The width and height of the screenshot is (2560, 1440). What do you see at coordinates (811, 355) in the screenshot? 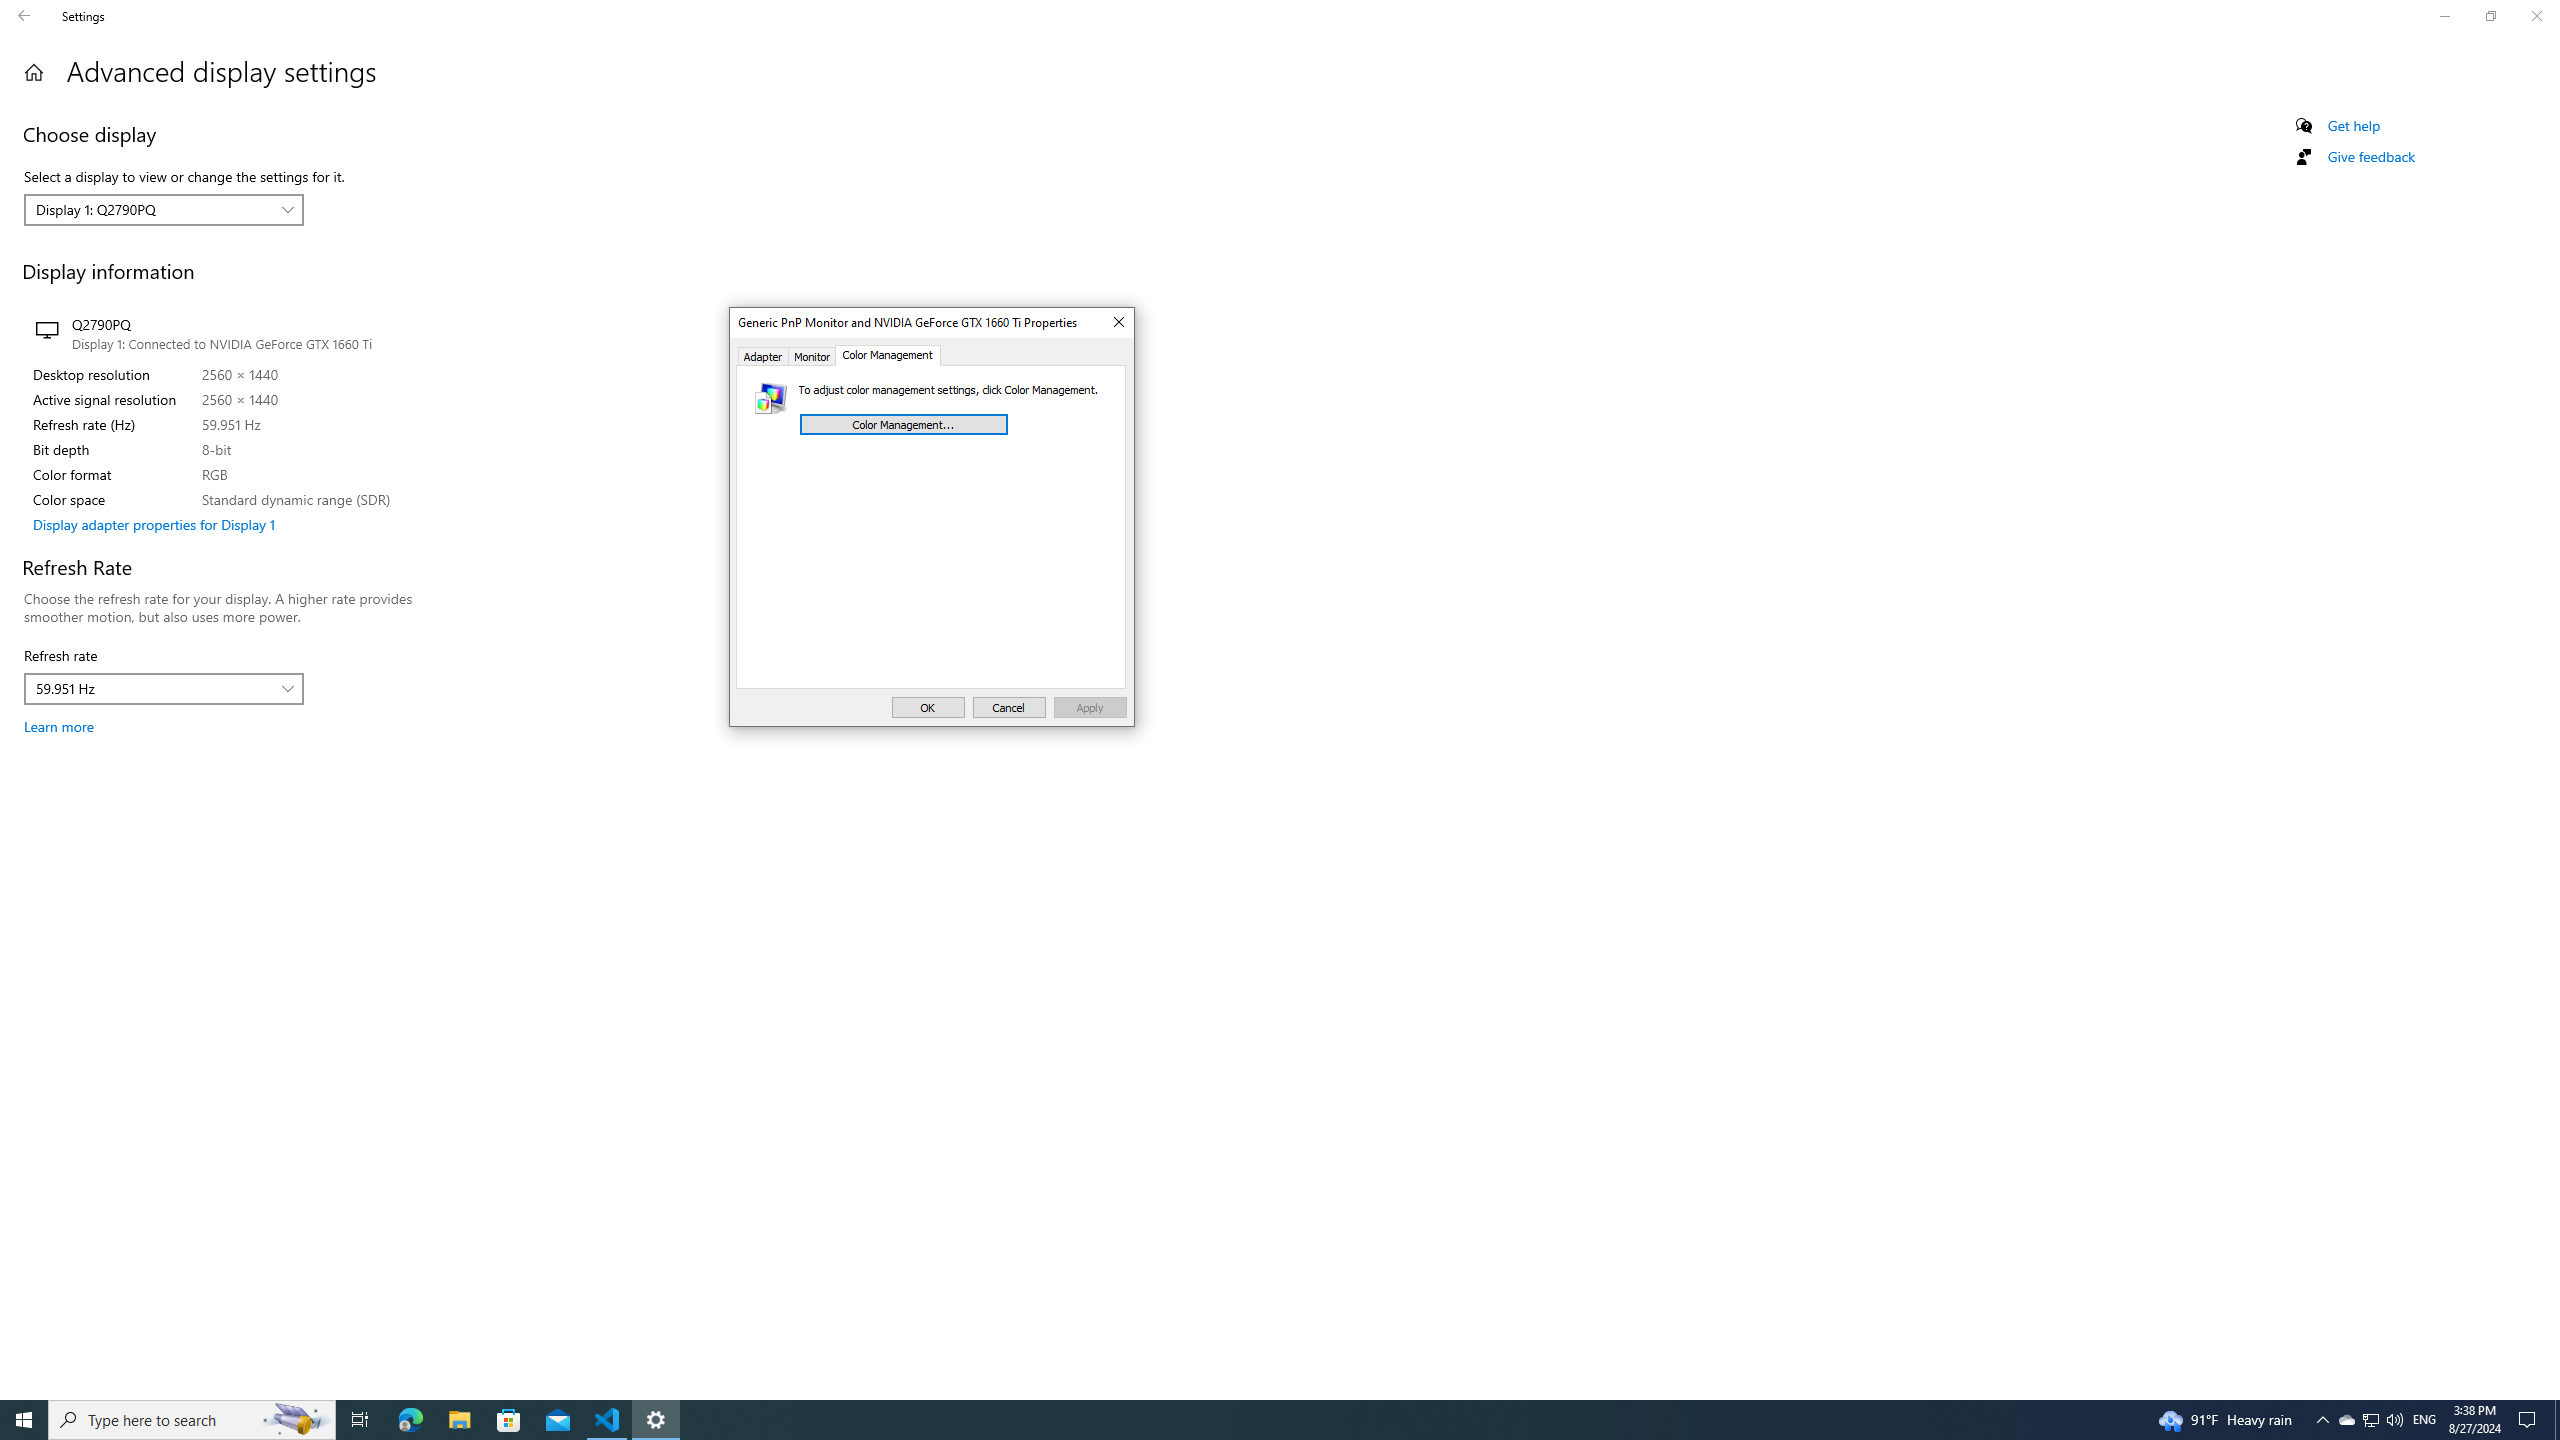
I see `'Monitor'` at bounding box center [811, 355].